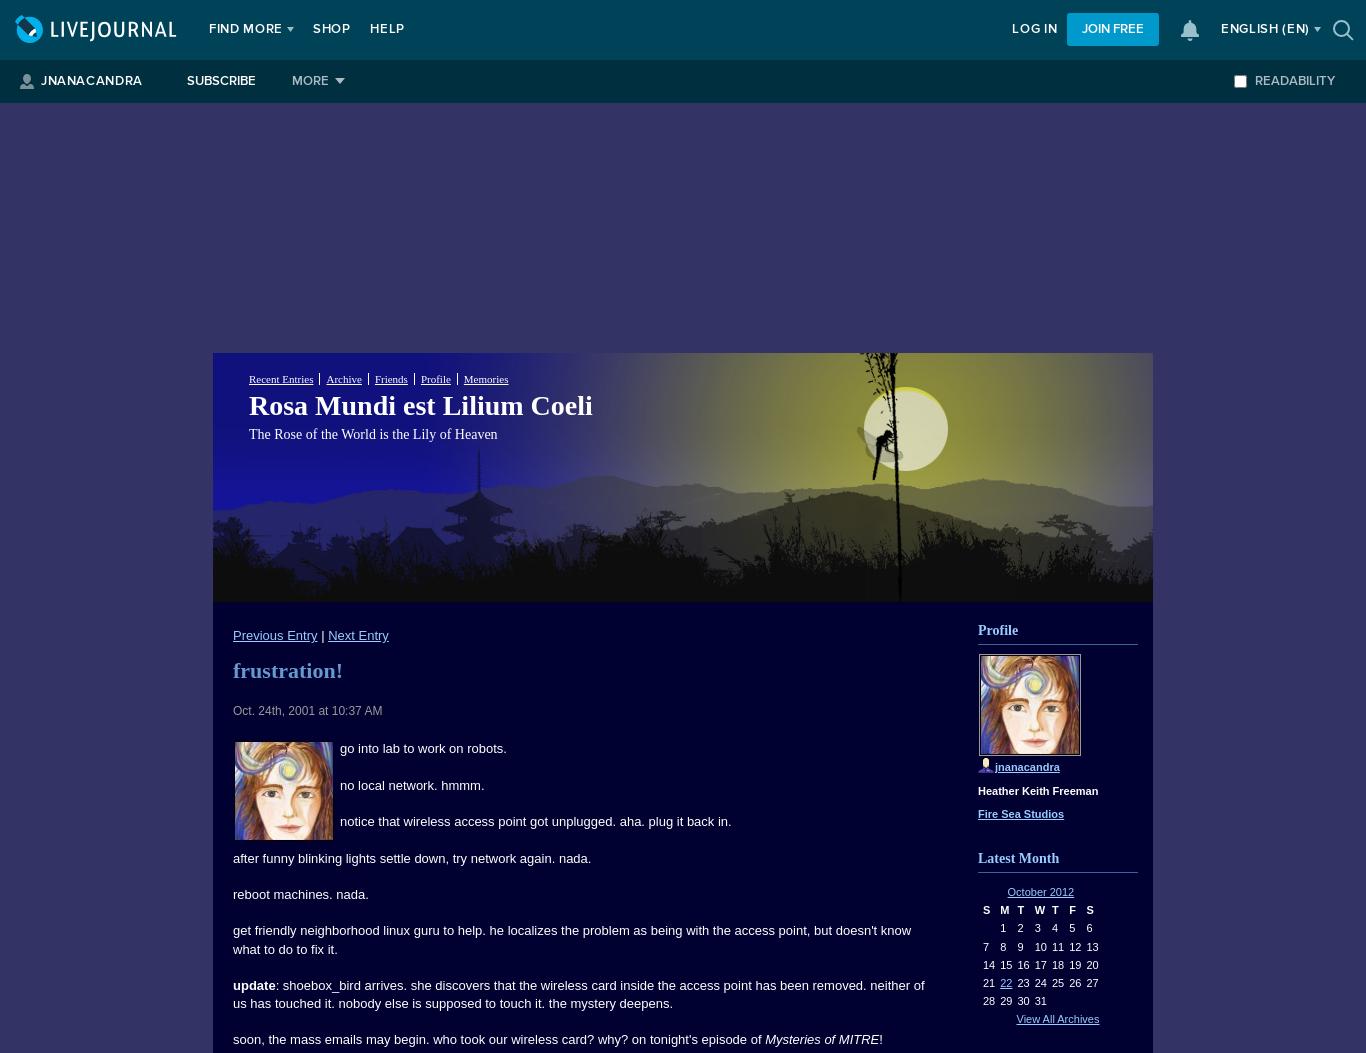 Image resolution: width=1366 pixels, height=1053 pixels. I want to click on '!', so click(879, 1038).